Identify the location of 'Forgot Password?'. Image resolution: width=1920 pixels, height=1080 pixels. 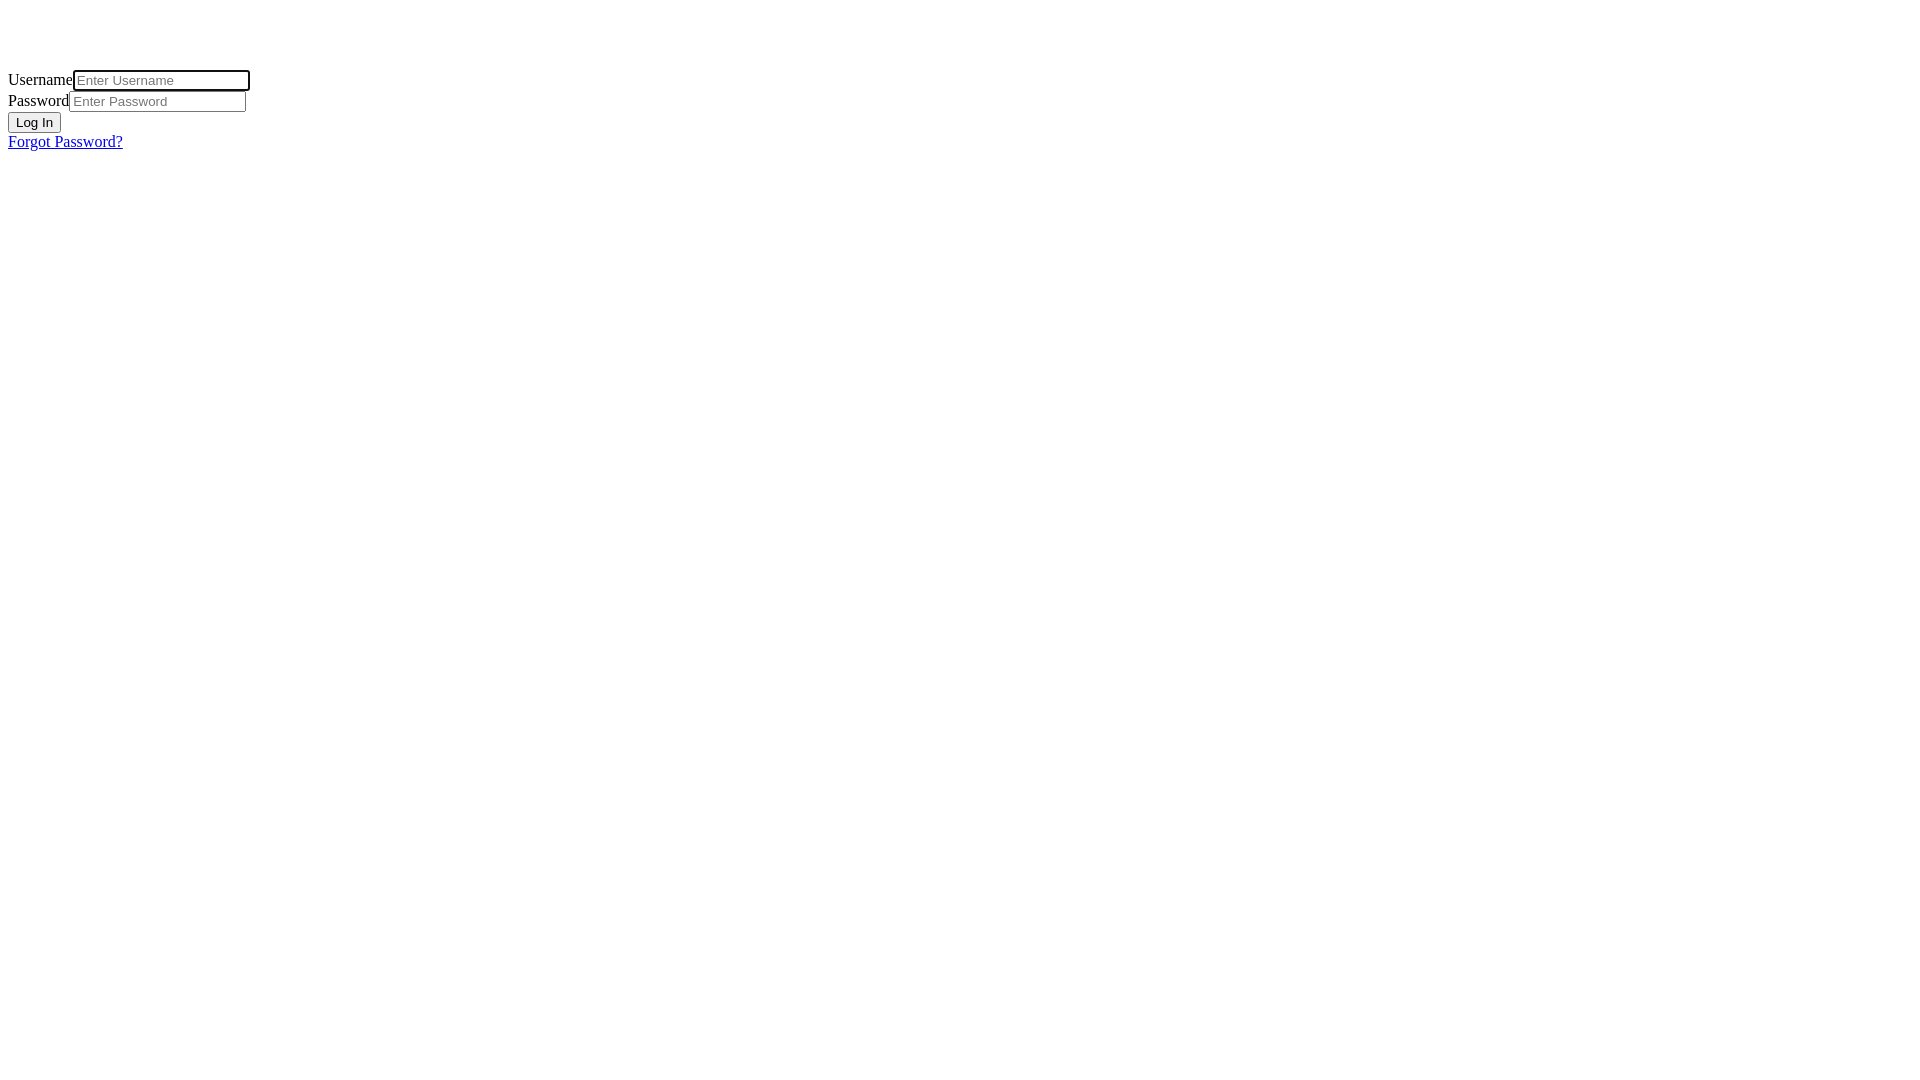
(8, 140).